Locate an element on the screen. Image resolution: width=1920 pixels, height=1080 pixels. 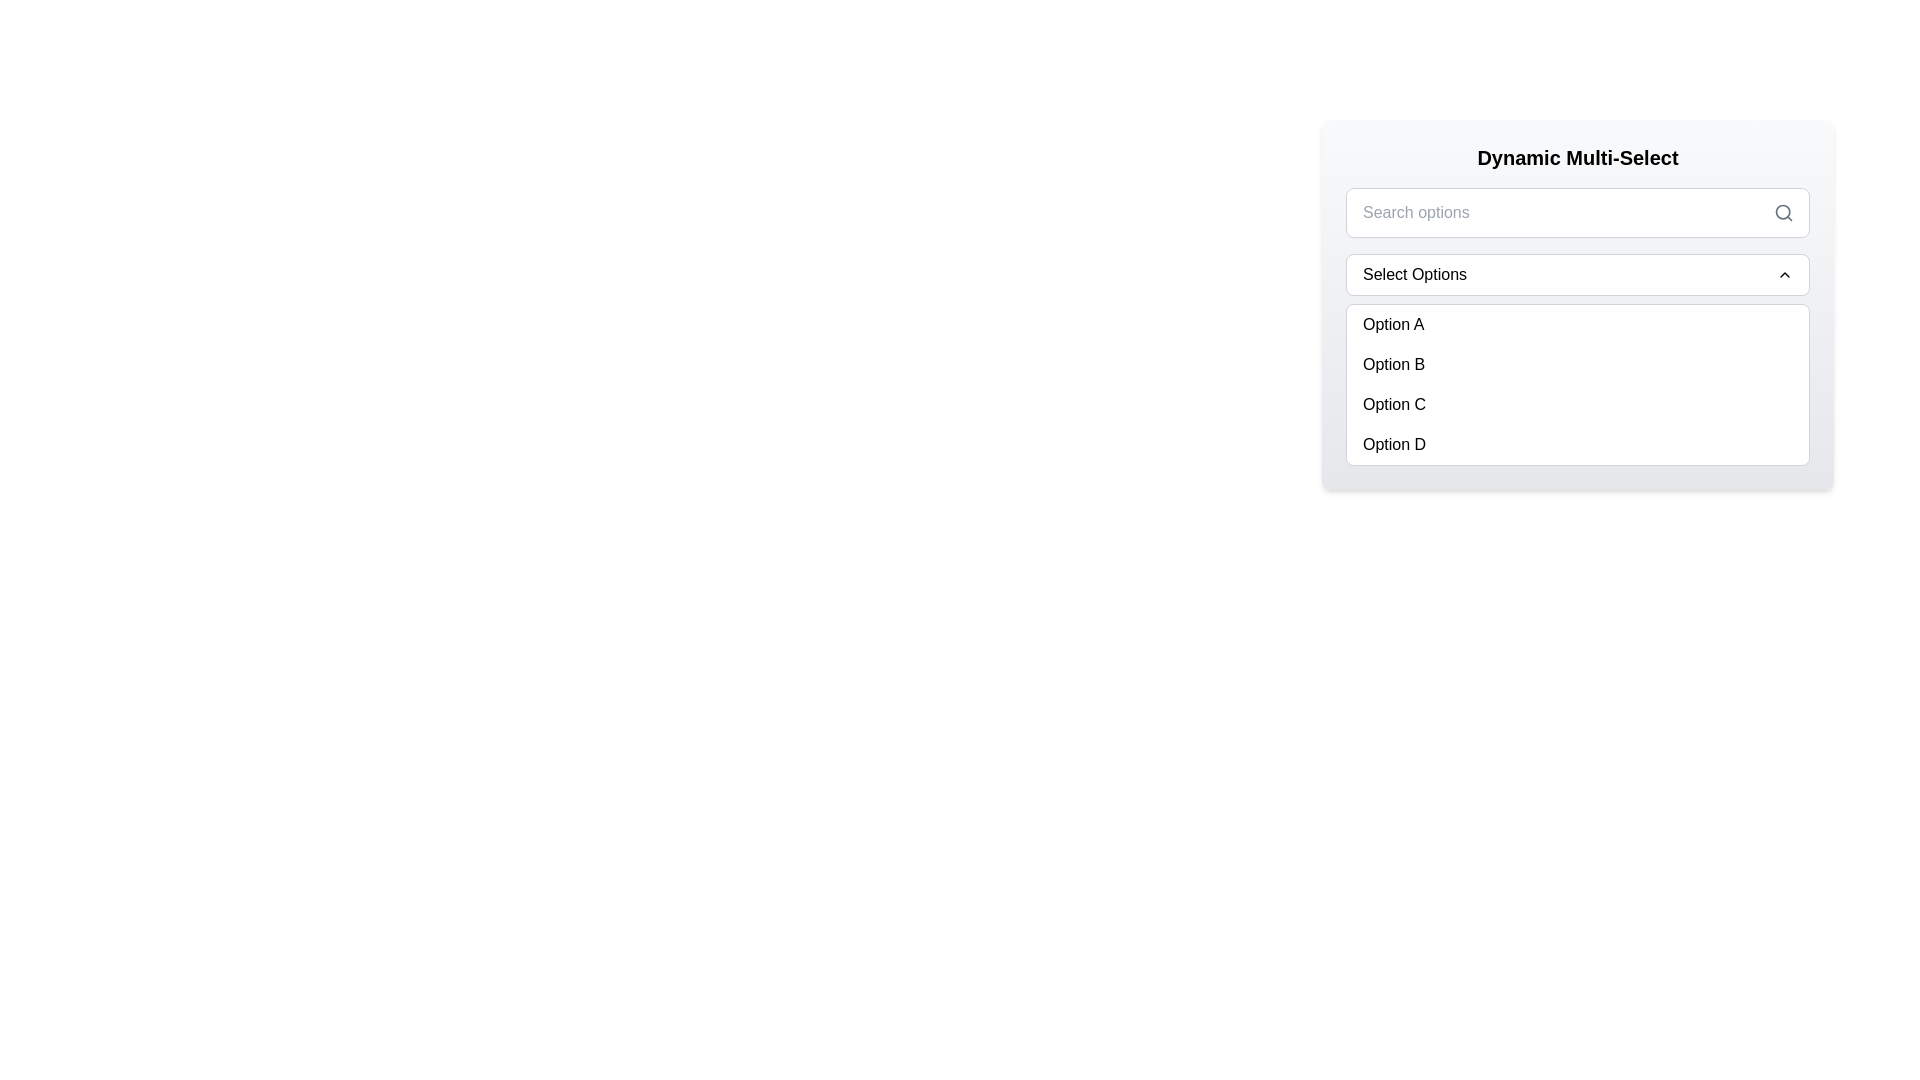
the Search Input Box located below the title 'Dynamic Multi-Select' and above the dropdown labeled 'Select Options' to focus on it is located at coordinates (1577, 212).